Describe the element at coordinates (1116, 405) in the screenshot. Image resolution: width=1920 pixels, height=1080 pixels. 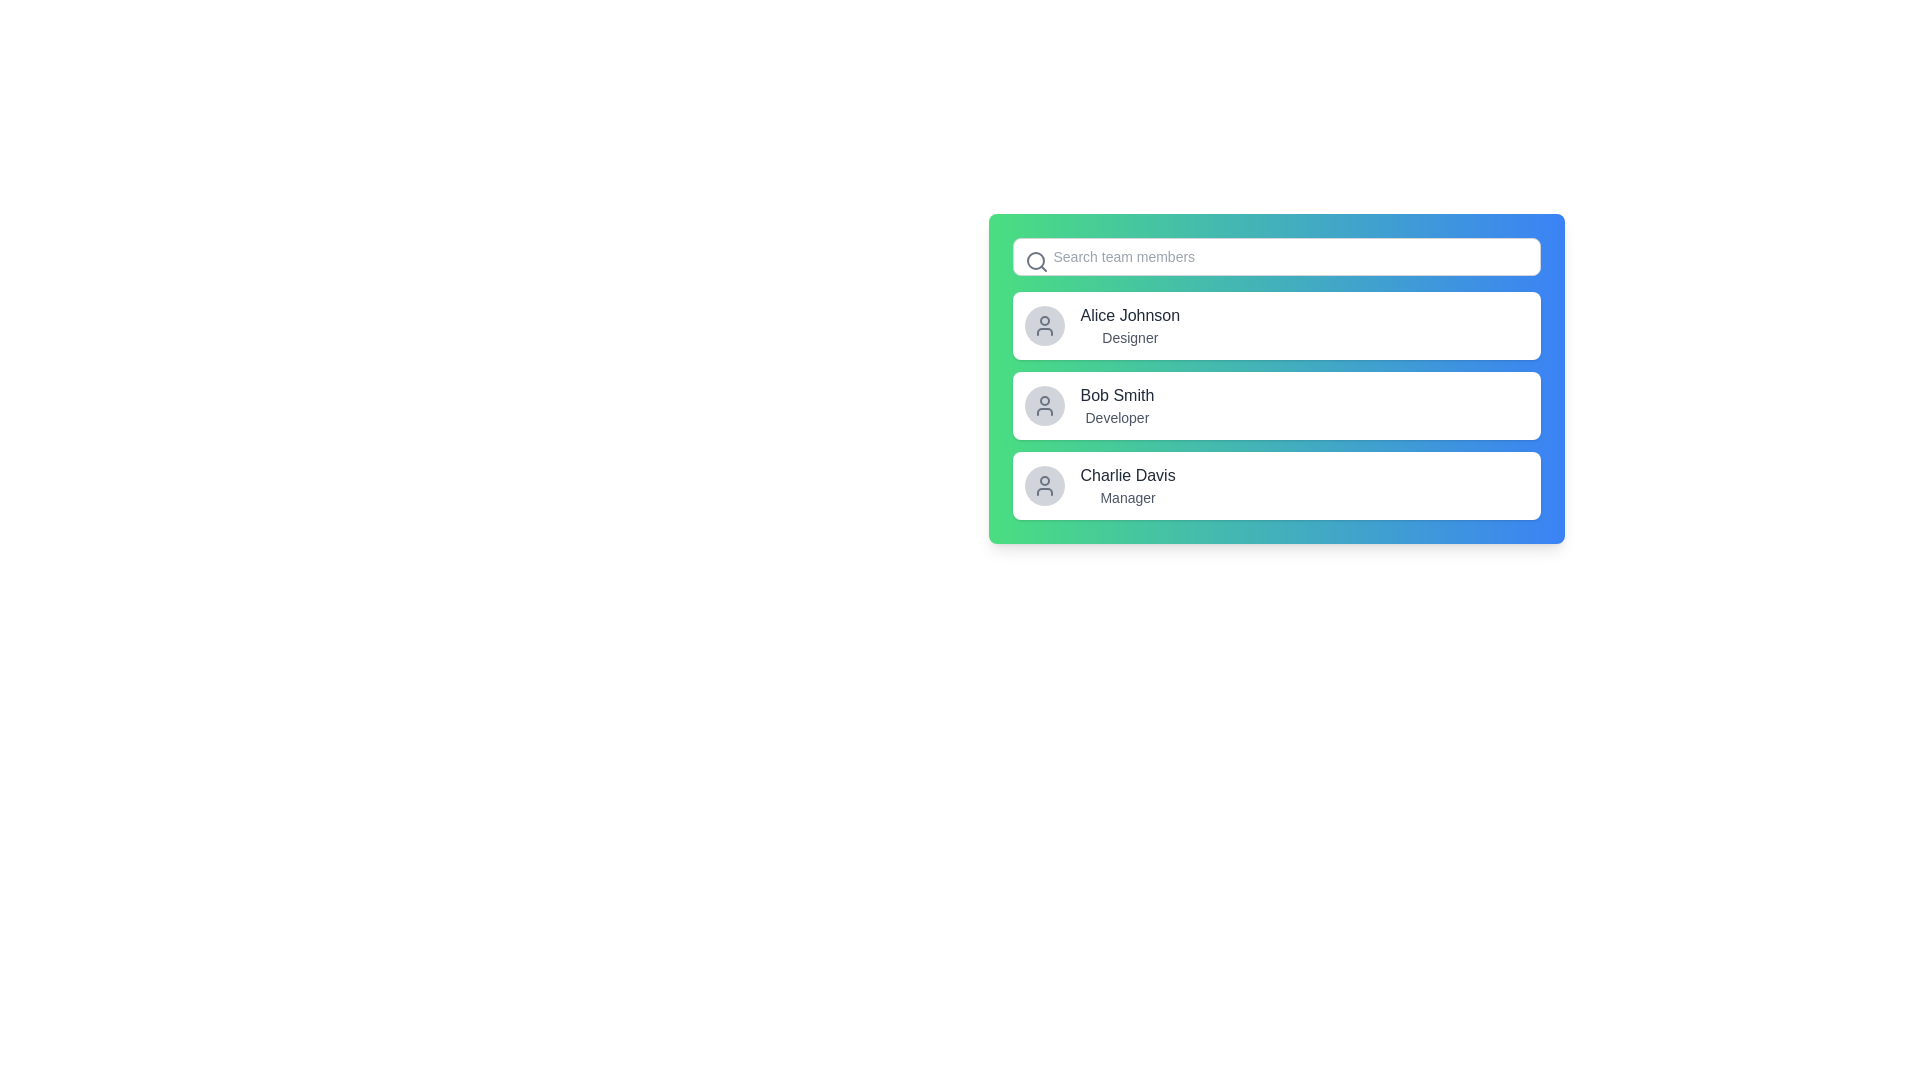
I see `the text element displaying the name and role of an individual, located in the second row of a vertical list, positioned below 'Alice Johnson - Designer' and above 'Charlie Davis - Manager'` at that location.